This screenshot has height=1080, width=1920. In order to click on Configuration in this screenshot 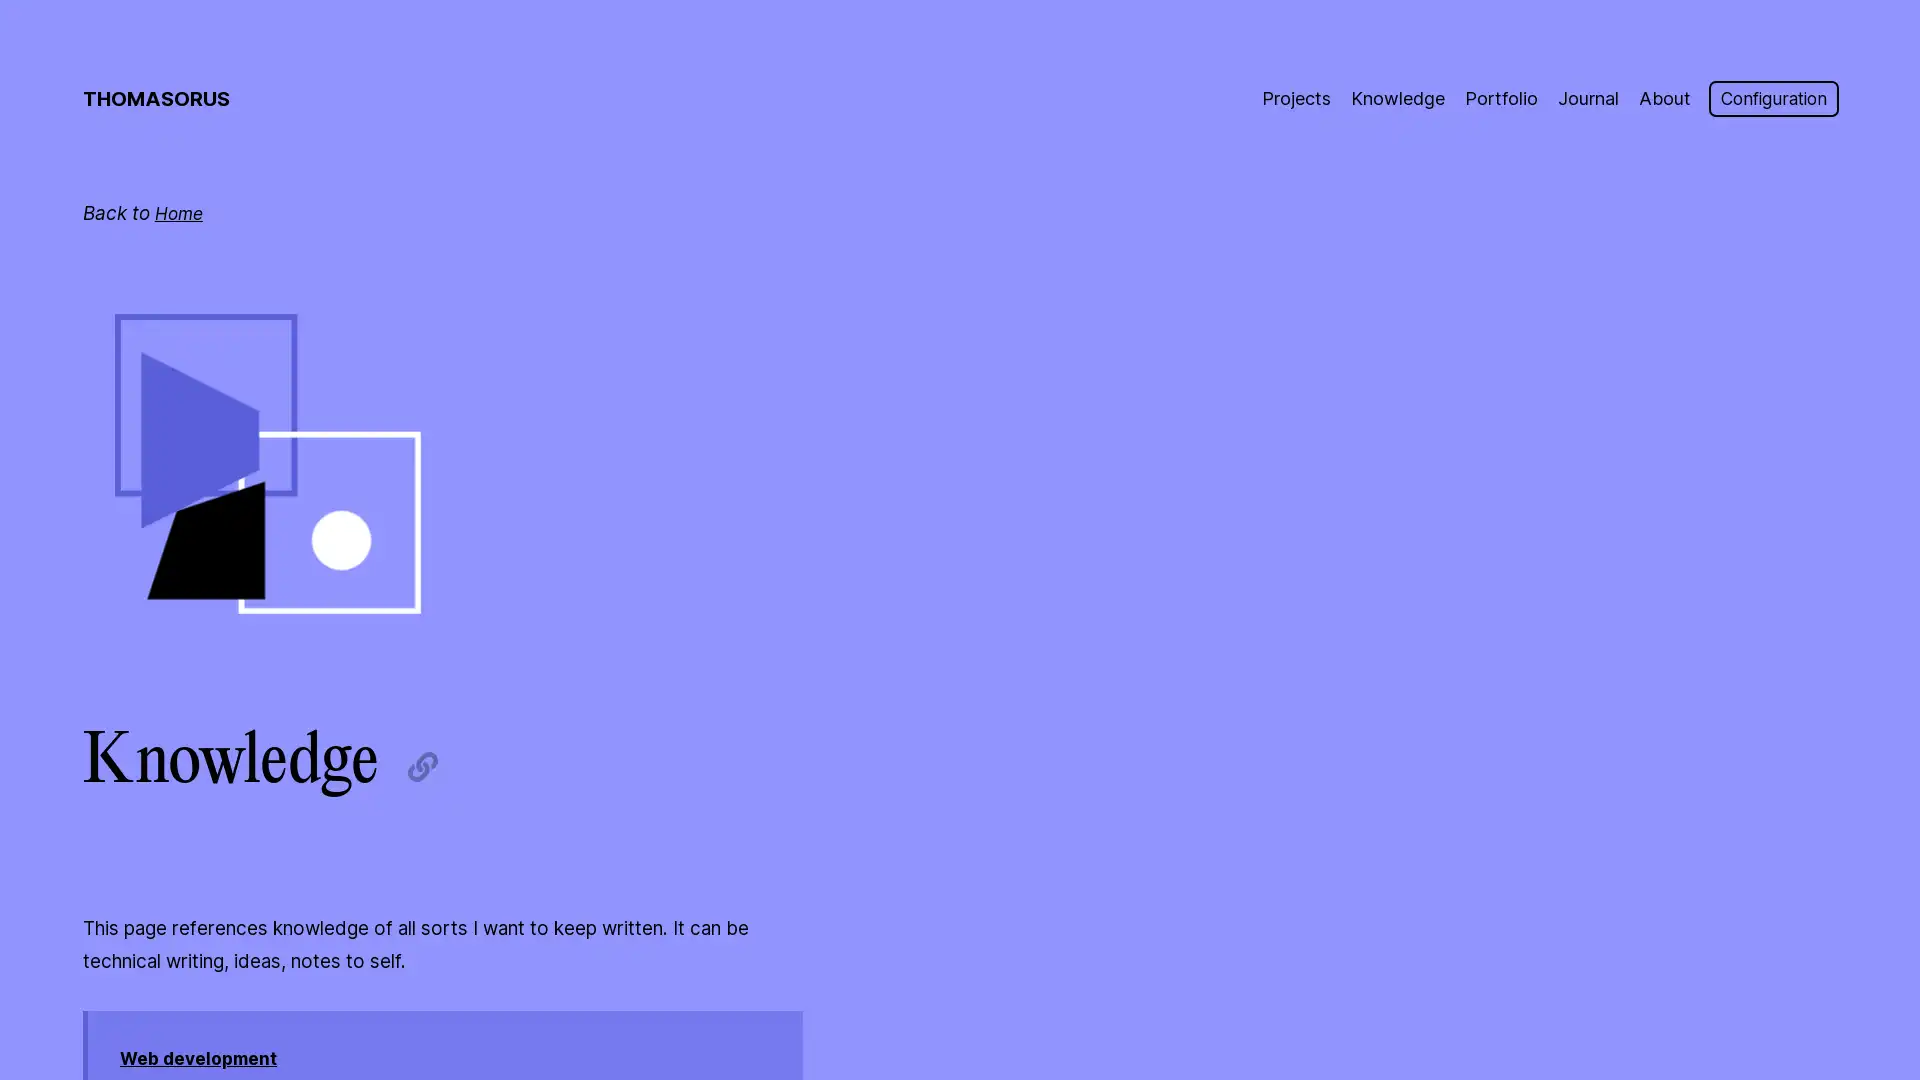, I will do `click(1767, 99)`.